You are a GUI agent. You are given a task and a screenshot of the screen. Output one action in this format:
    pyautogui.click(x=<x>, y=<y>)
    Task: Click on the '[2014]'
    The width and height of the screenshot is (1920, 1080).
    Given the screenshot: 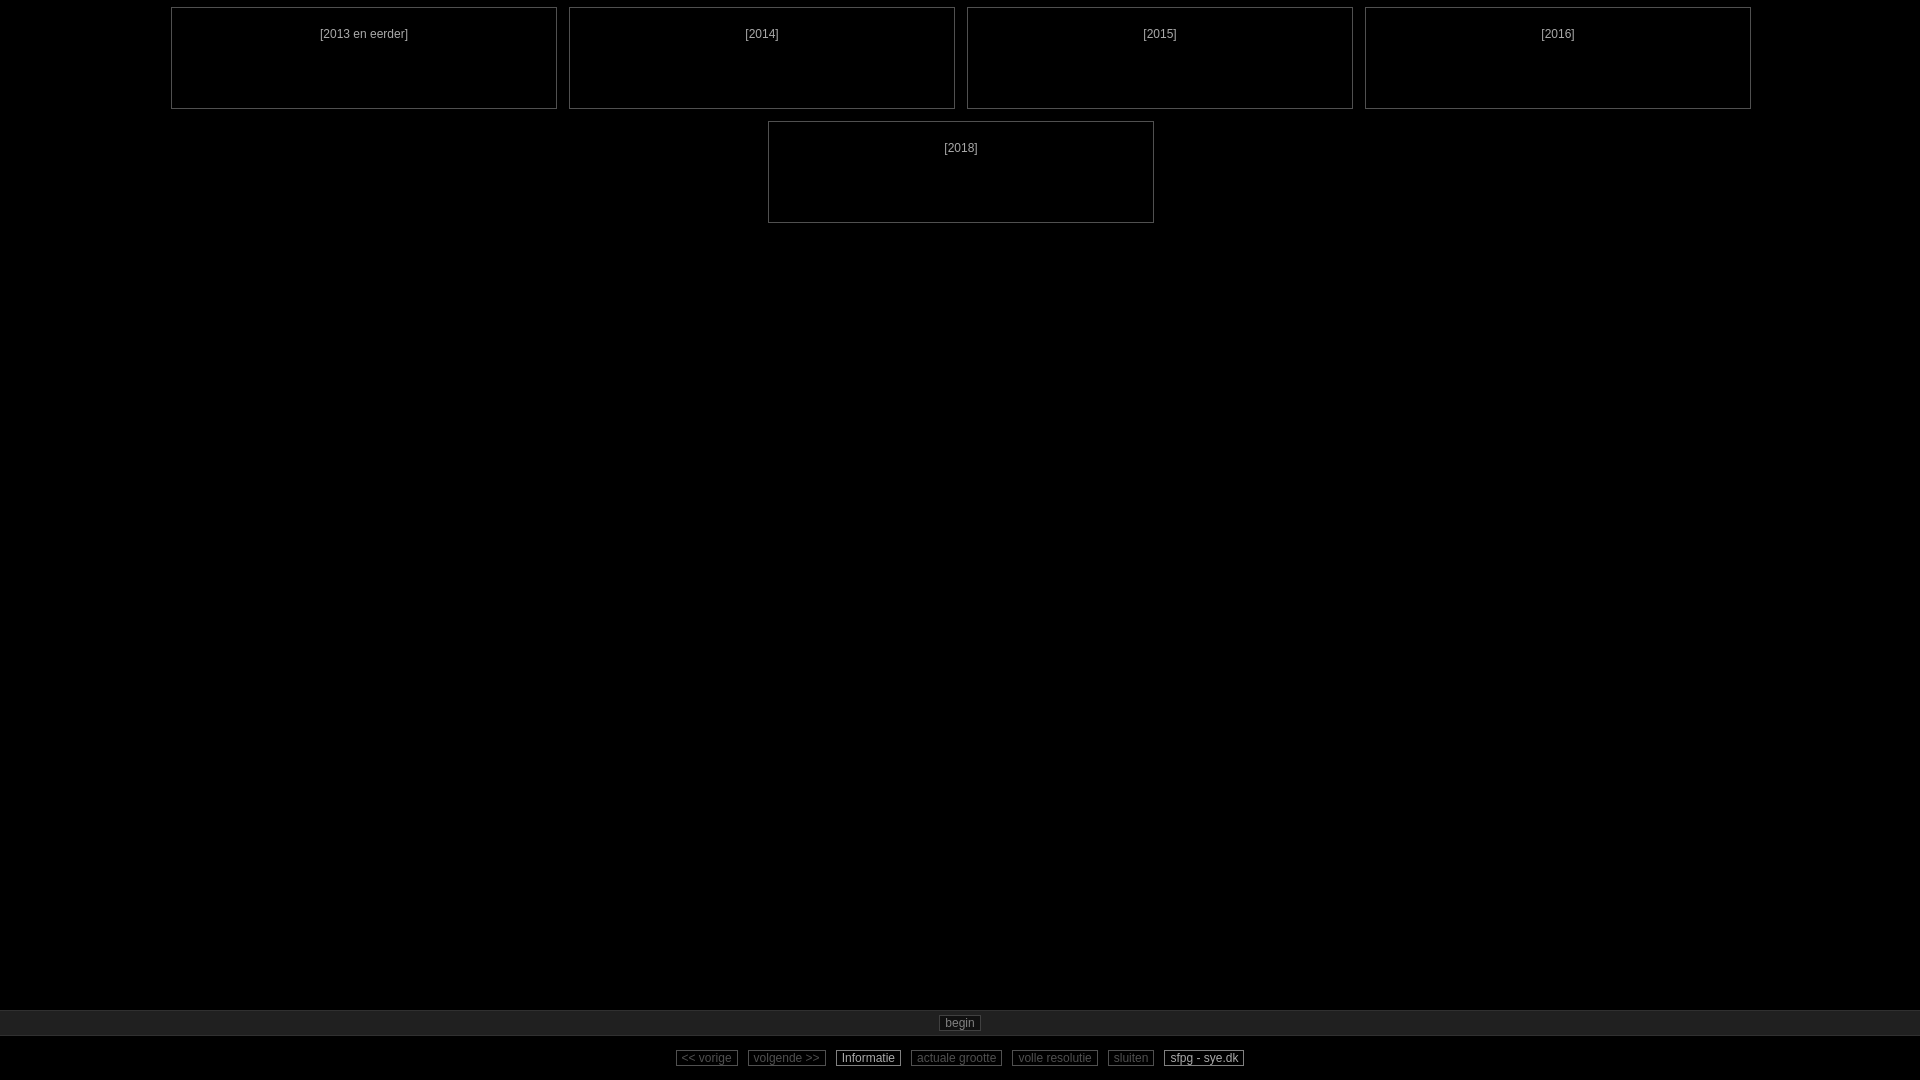 What is the action you would take?
    pyautogui.click(x=761, y=56)
    